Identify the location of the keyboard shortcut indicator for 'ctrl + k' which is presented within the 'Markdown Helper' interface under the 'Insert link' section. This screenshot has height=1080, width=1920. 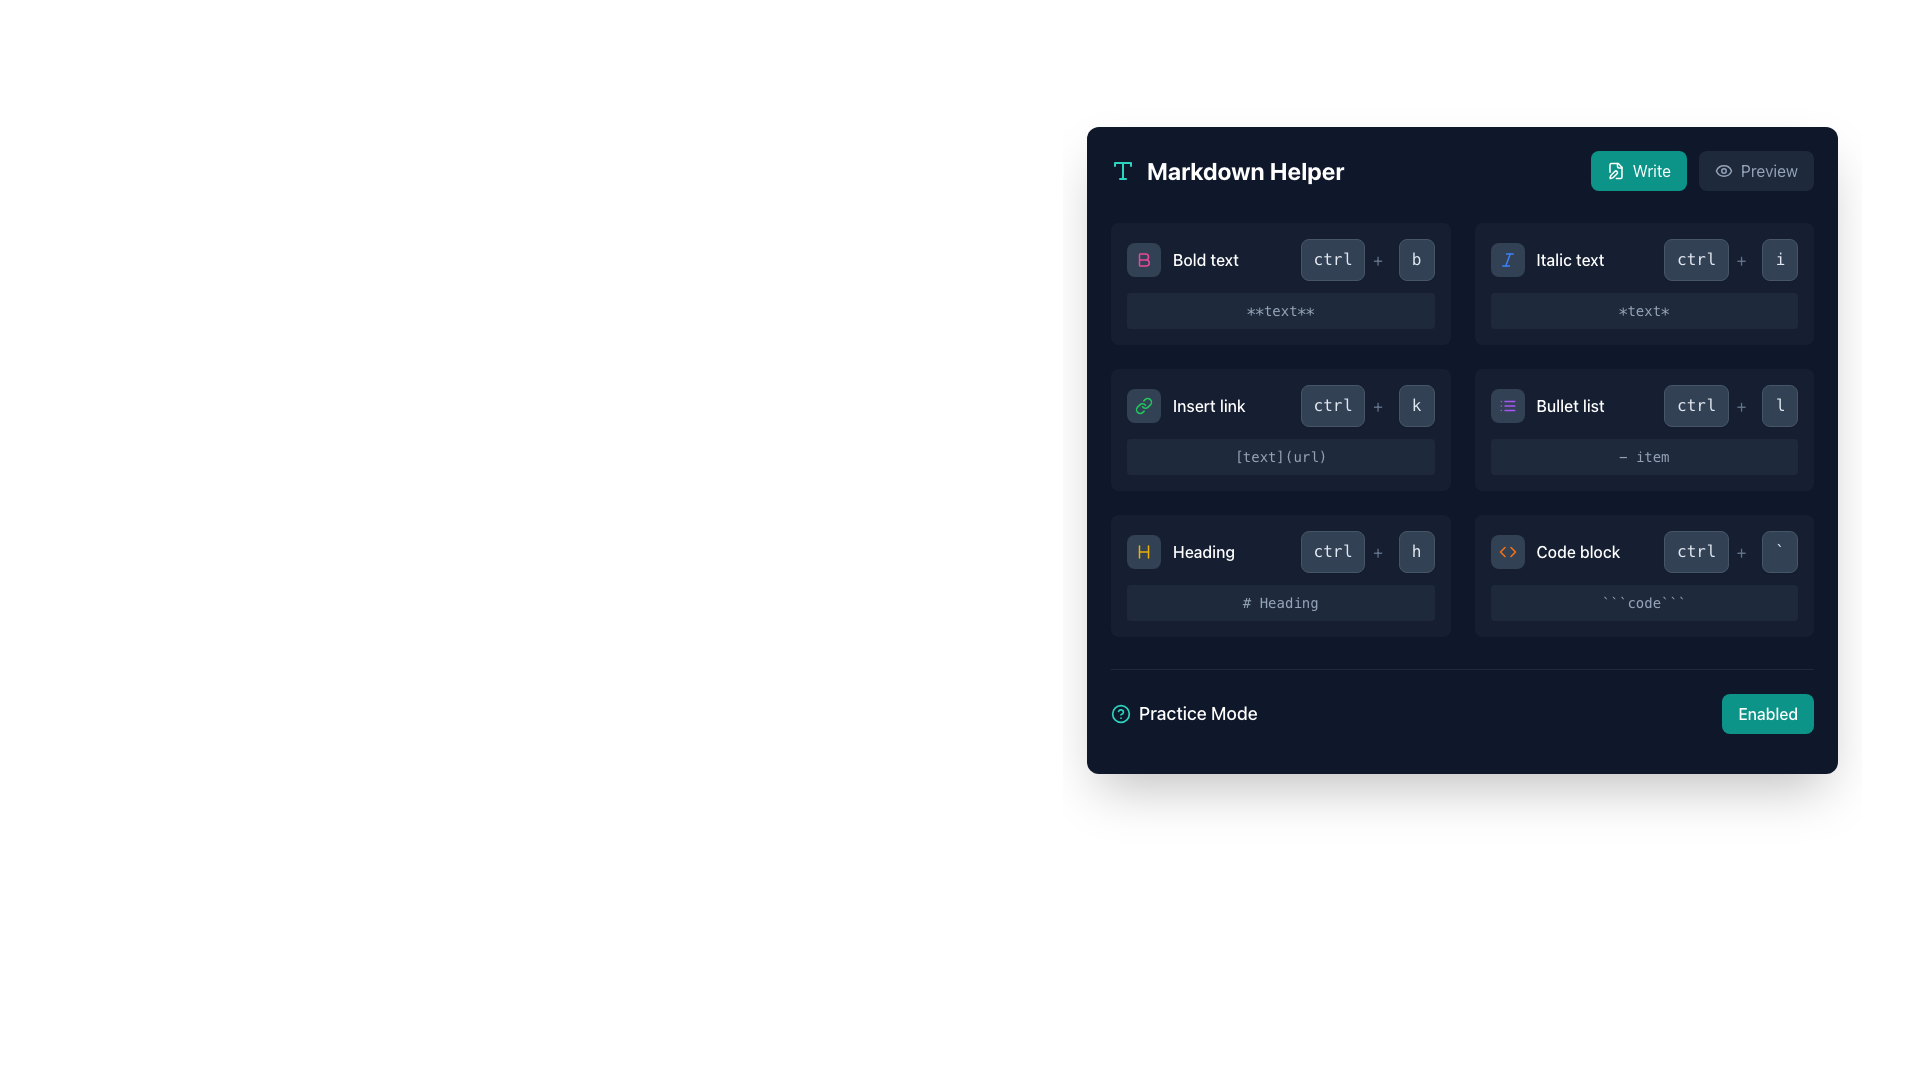
(1366, 405).